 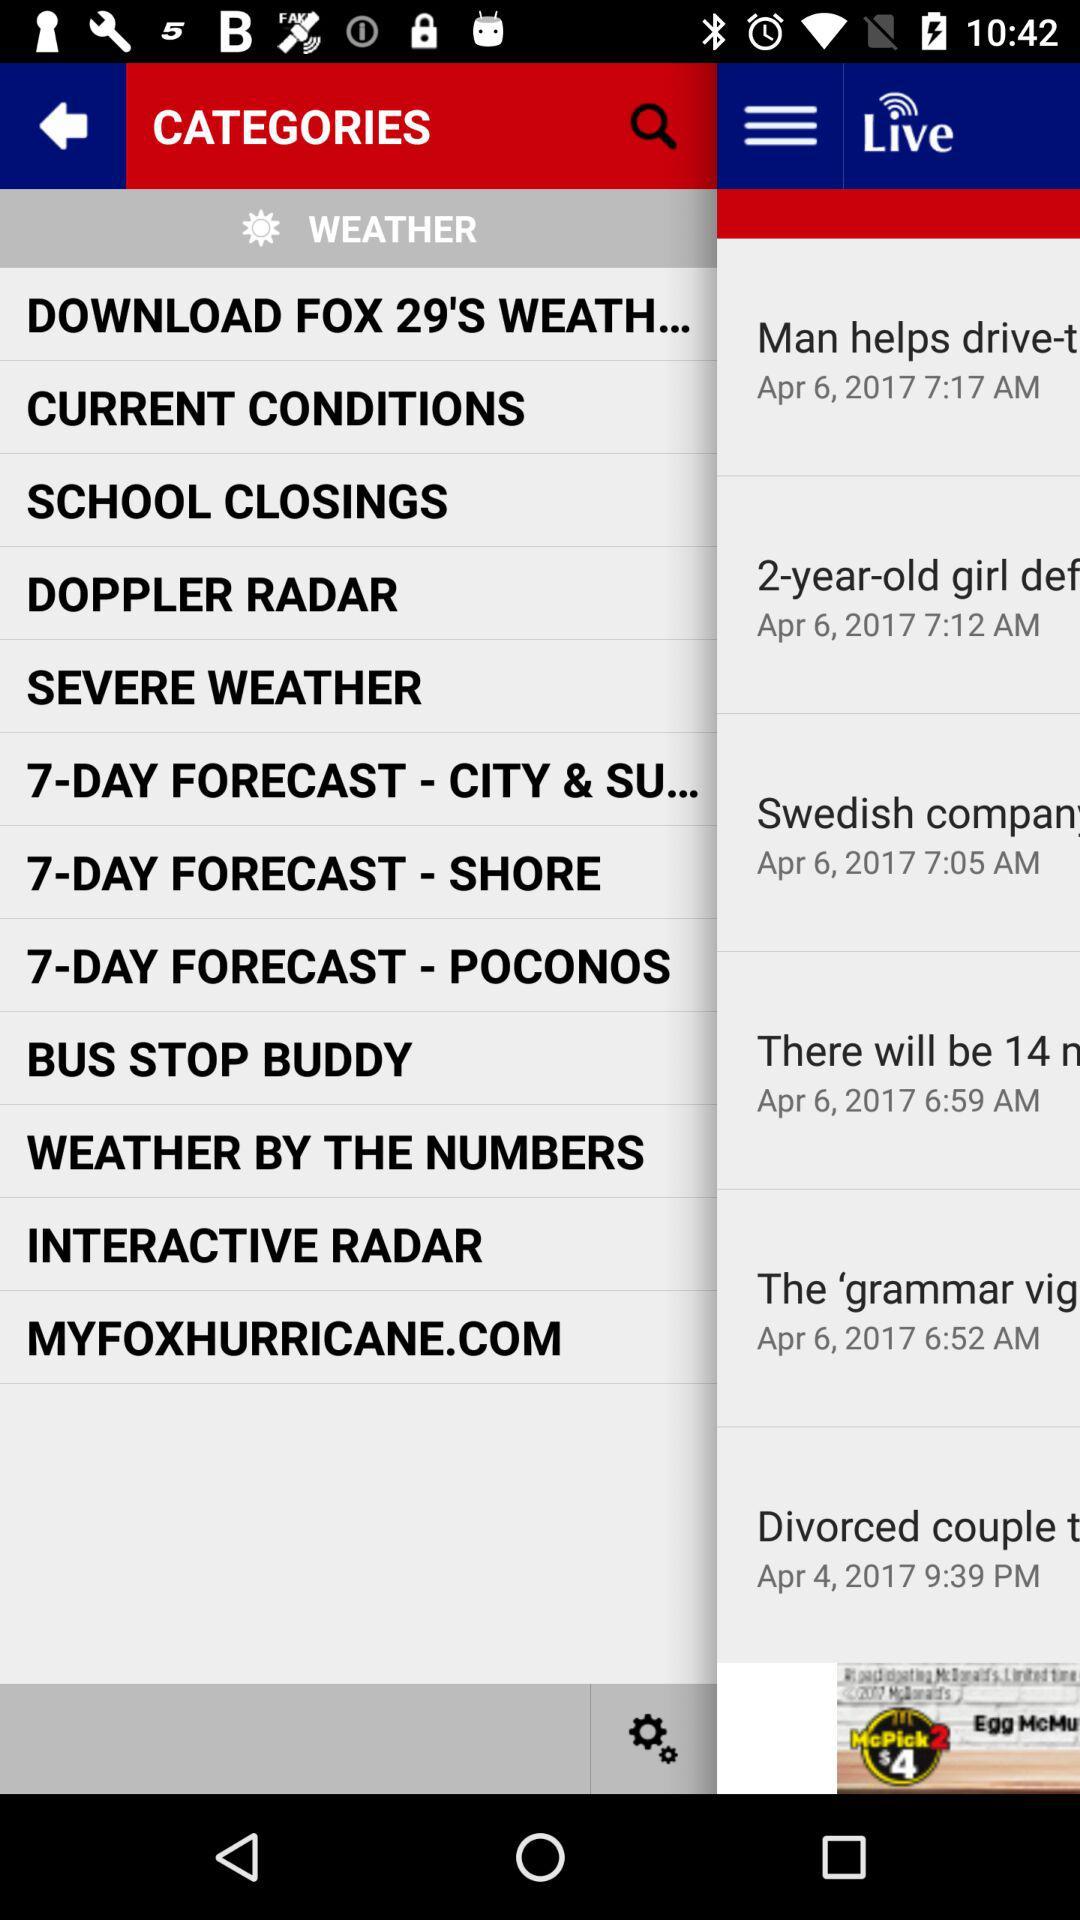 What do you see at coordinates (897, 713) in the screenshot?
I see `icon below apr 6 2017 app` at bounding box center [897, 713].